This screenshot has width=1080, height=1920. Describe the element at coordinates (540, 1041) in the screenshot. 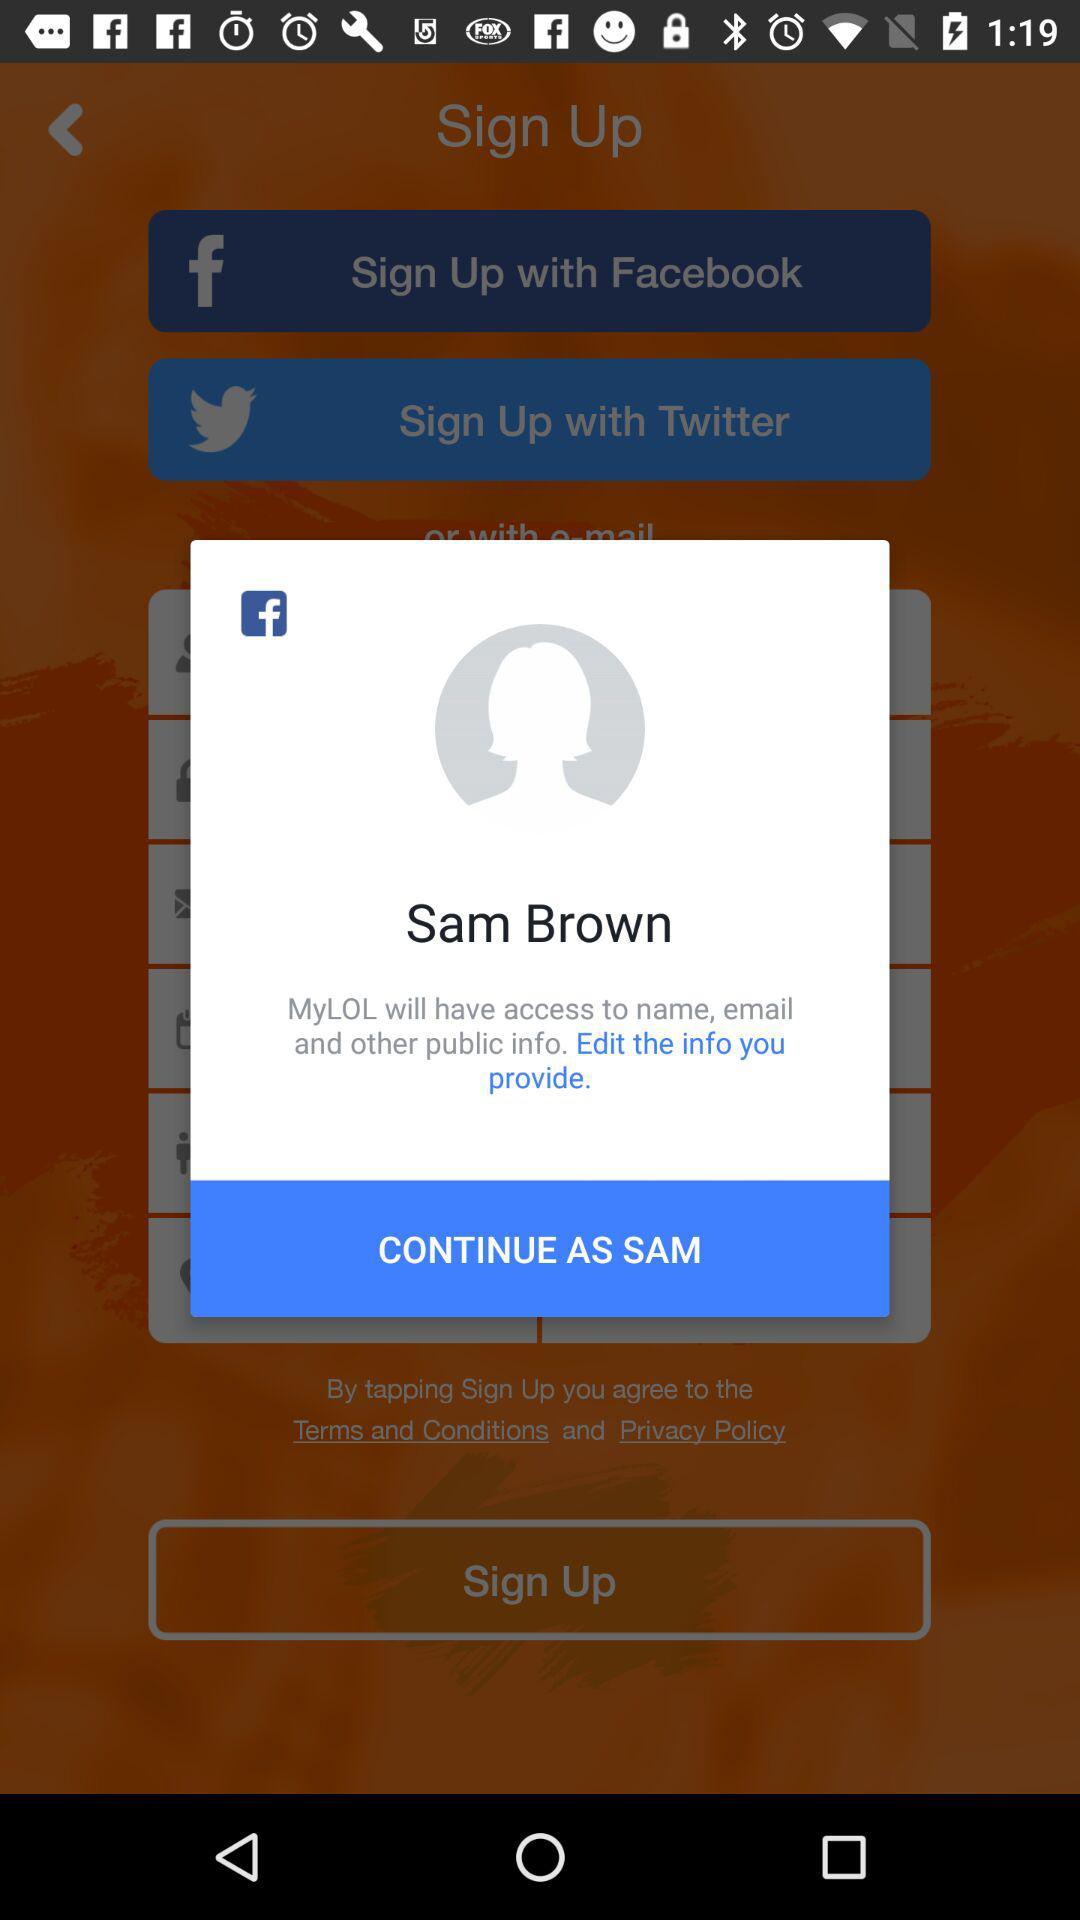

I see `item below sam brown icon` at that location.